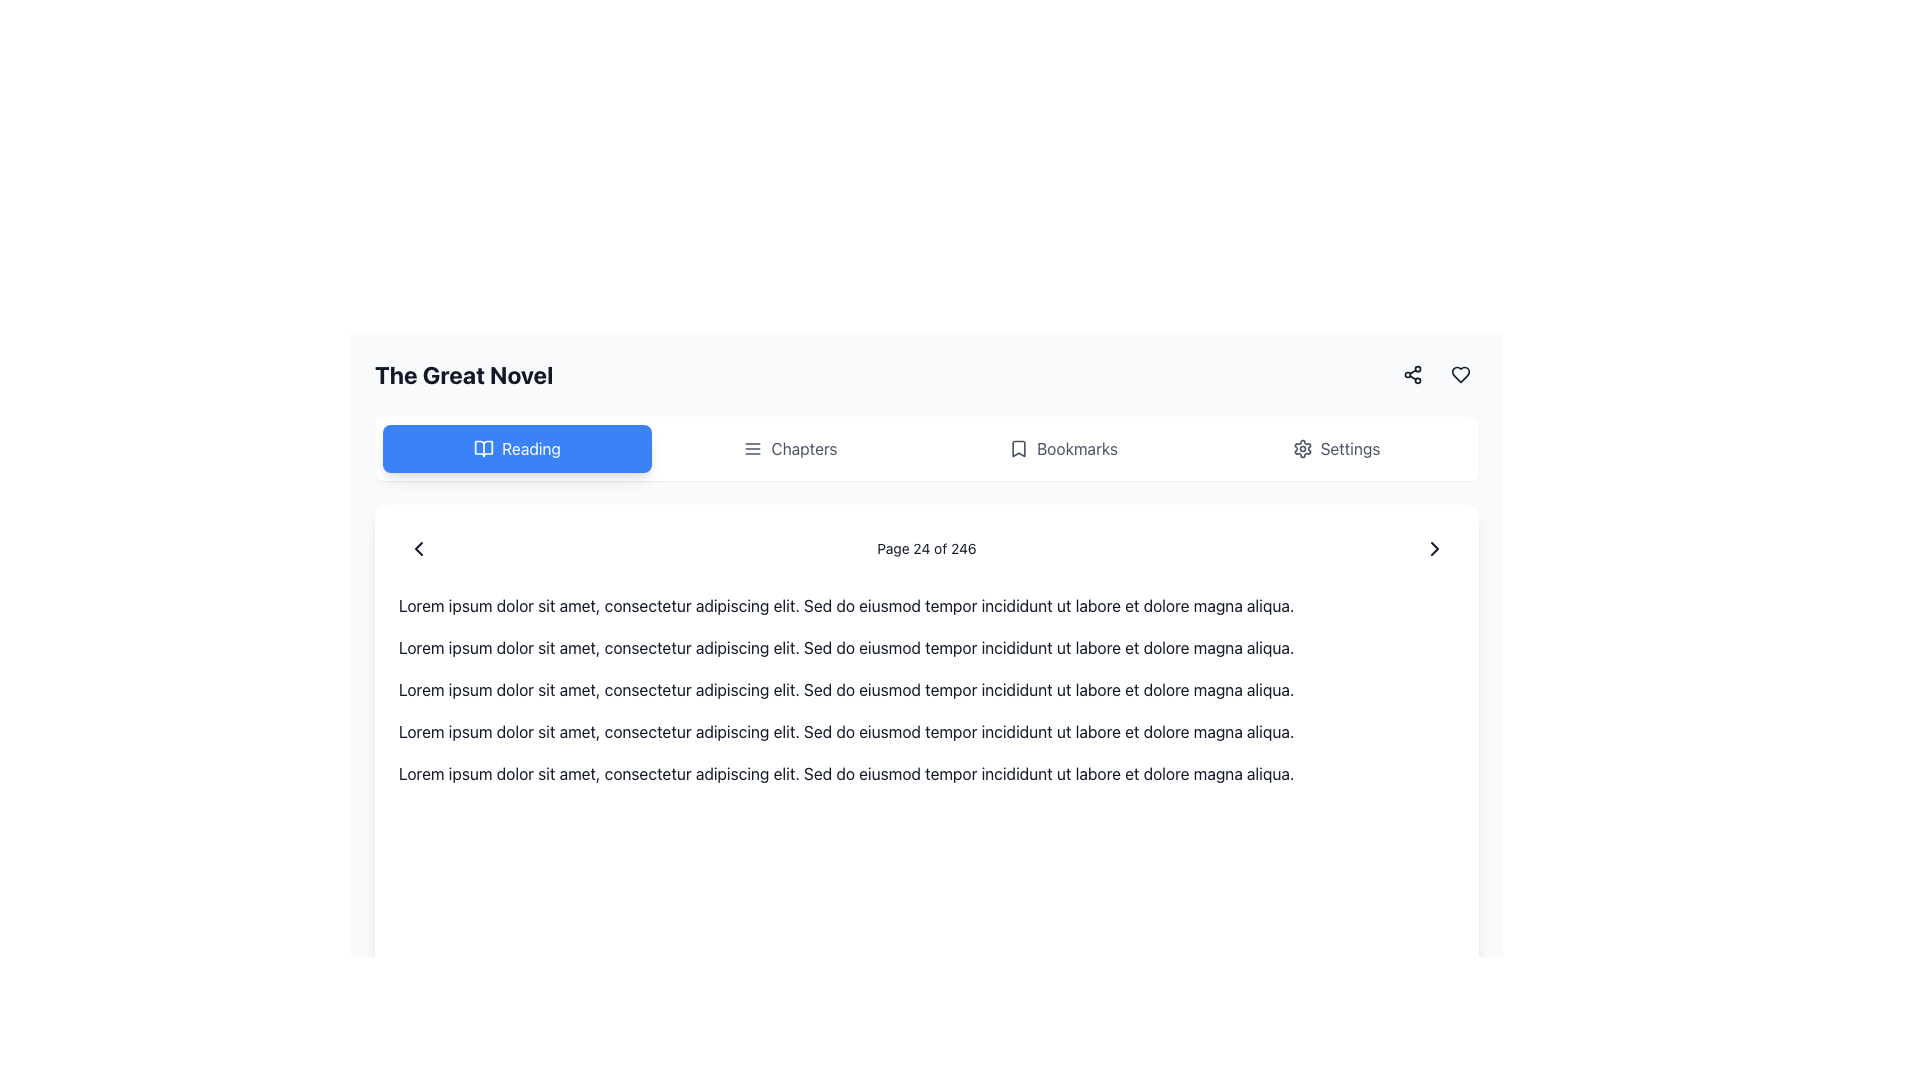 Image resolution: width=1920 pixels, height=1080 pixels. What do you see at coordinates (417, 548) in the screenshot?
I see `the chevron icon located at the top left section of the interface` at bounding box center [417, 548].